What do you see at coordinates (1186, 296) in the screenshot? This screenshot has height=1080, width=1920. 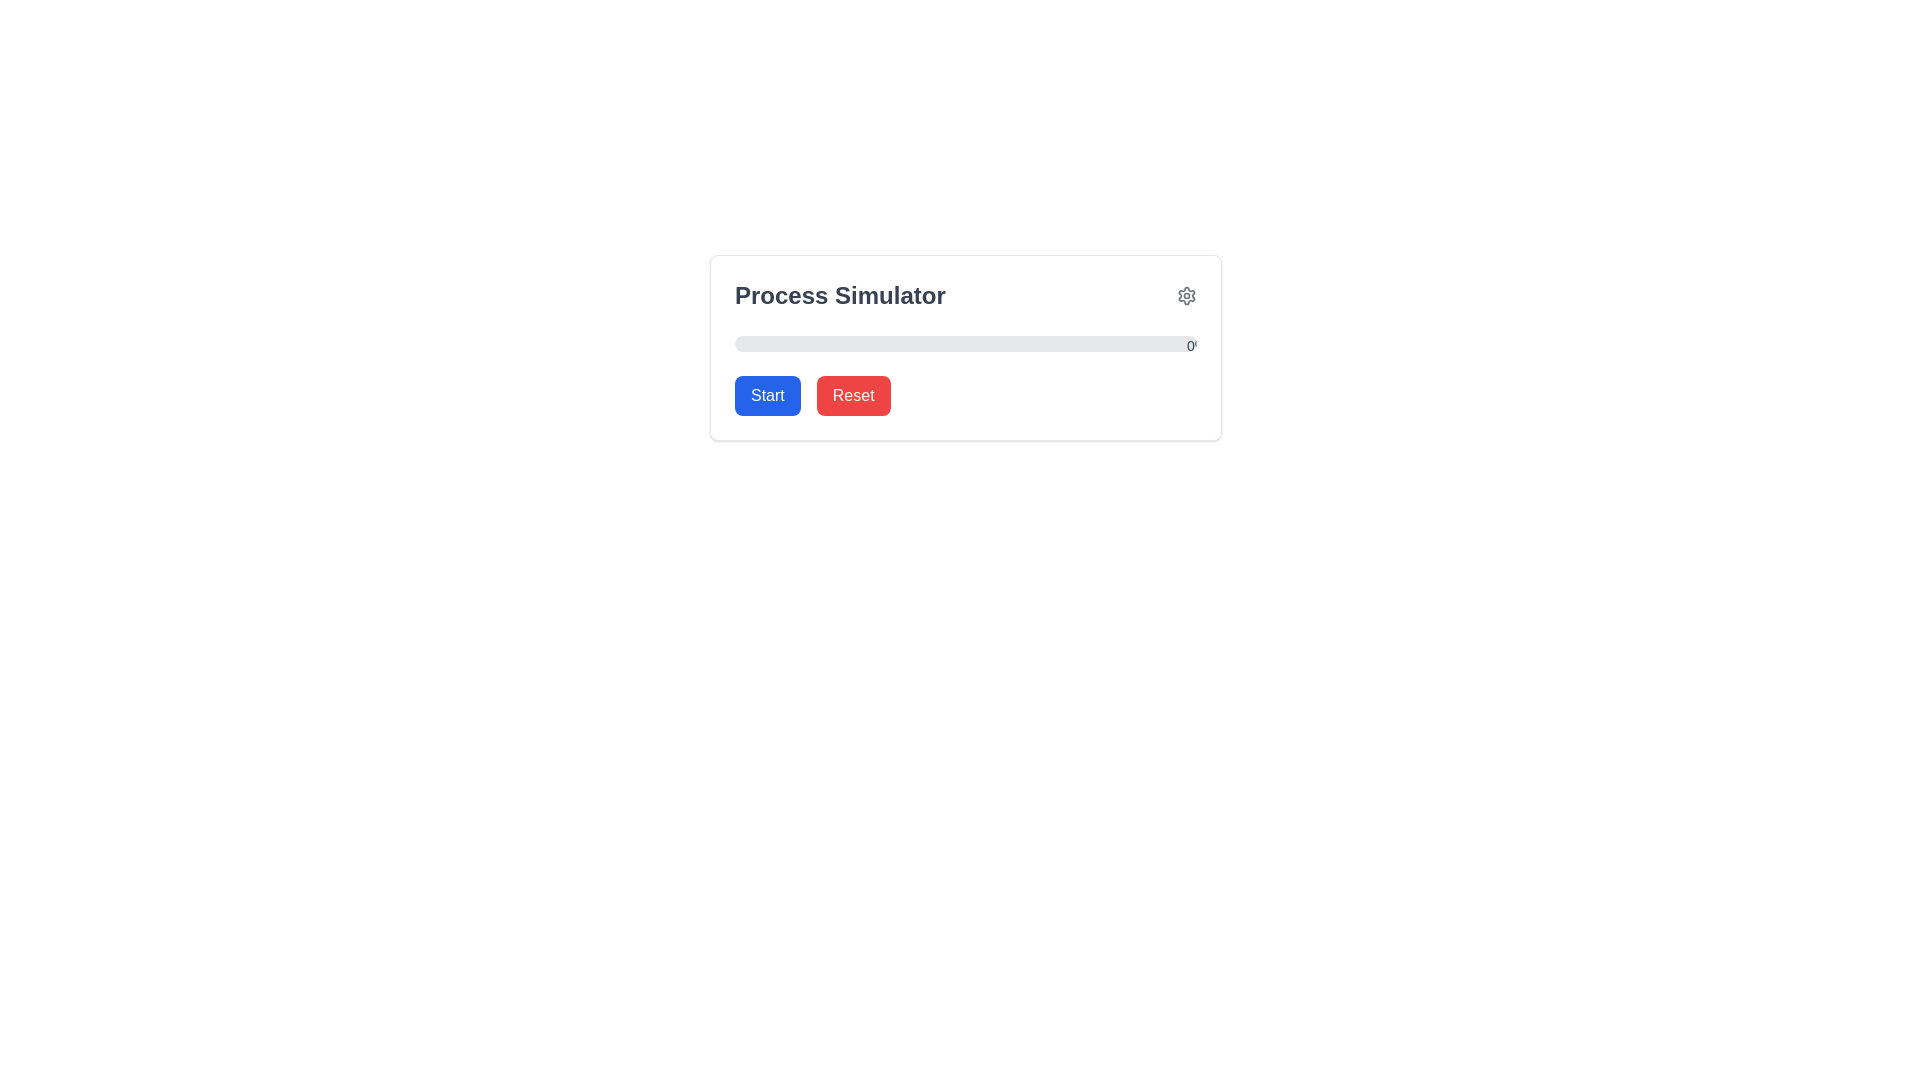 I see `the small gear-like icon in the top-right corner of the 'Process Simulator' interface card, which is styled in gray and represents settings functionality` at bounding box center [1186, 296].